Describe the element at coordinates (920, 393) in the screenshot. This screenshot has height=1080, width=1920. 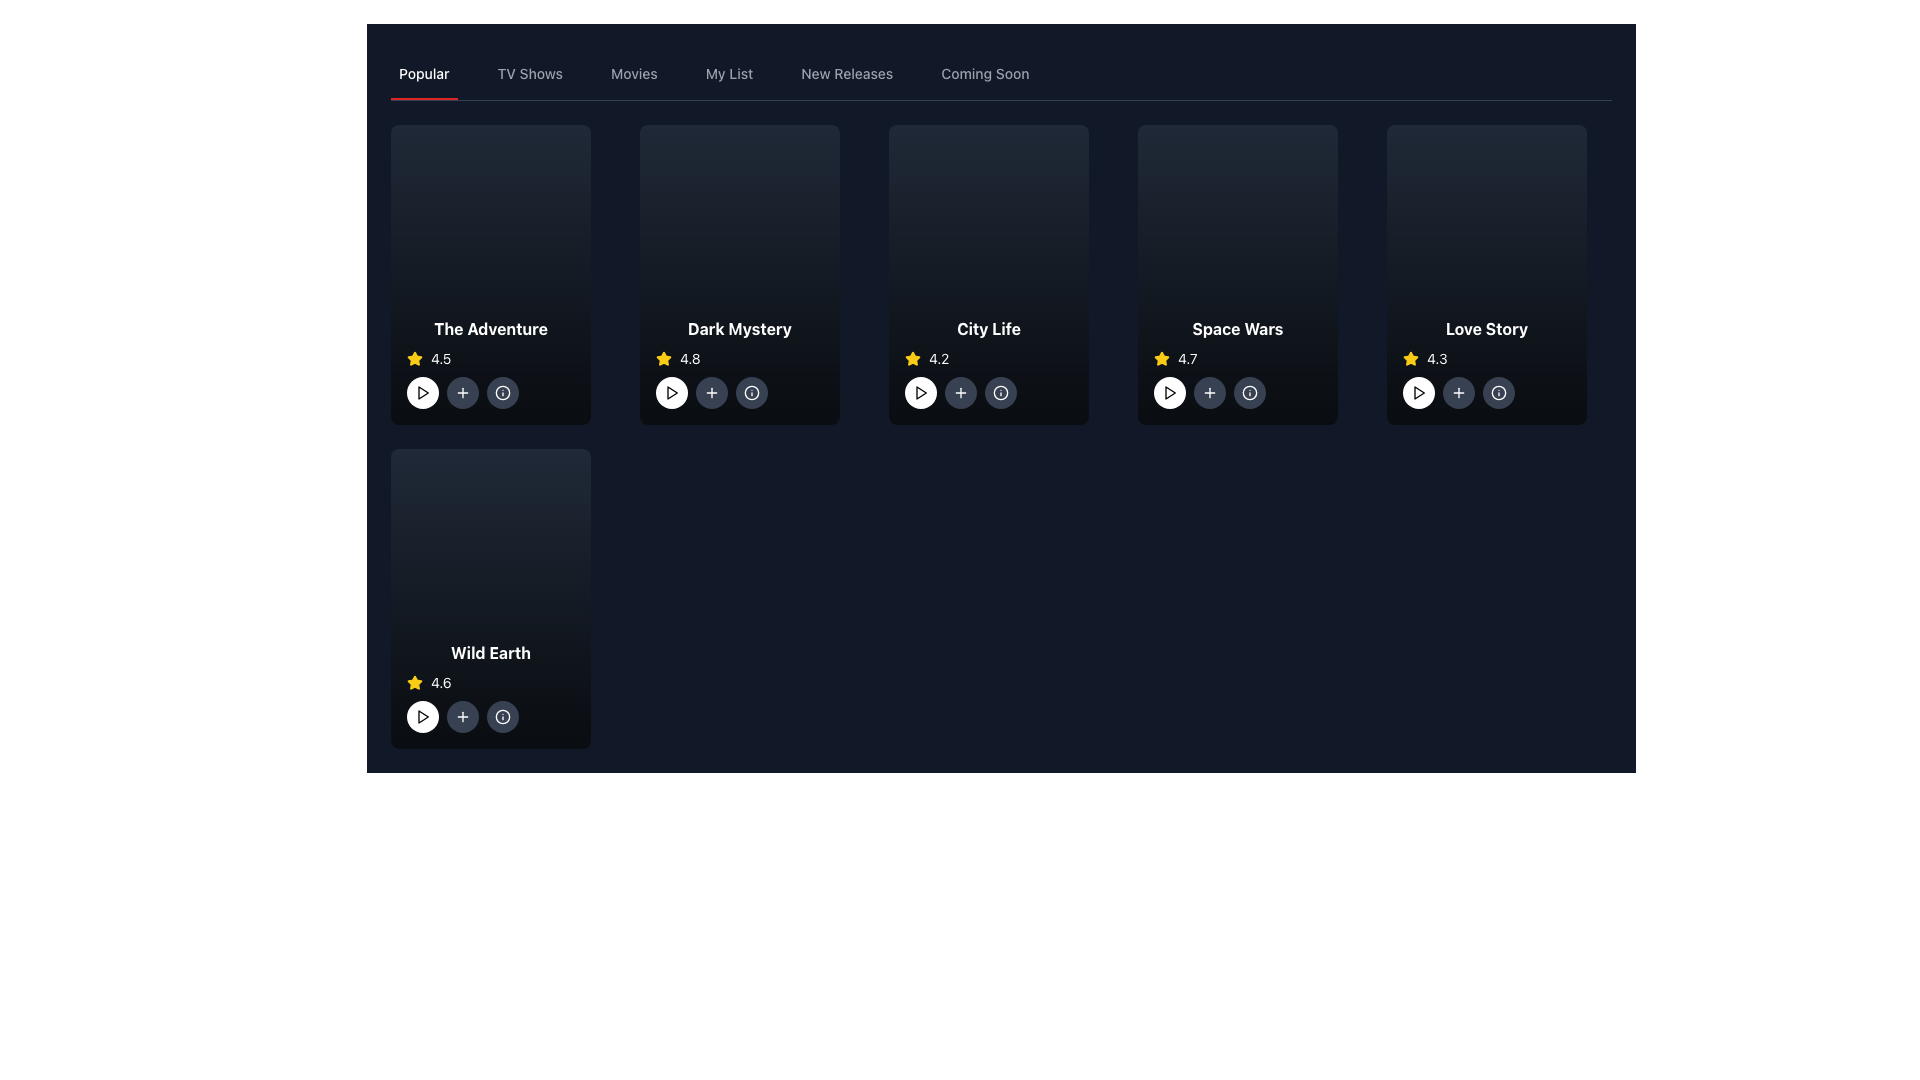
I see `the playback button located under the 'City Life' card, which is the first button in a horizontal arrangement of interactive buttons` at that location.